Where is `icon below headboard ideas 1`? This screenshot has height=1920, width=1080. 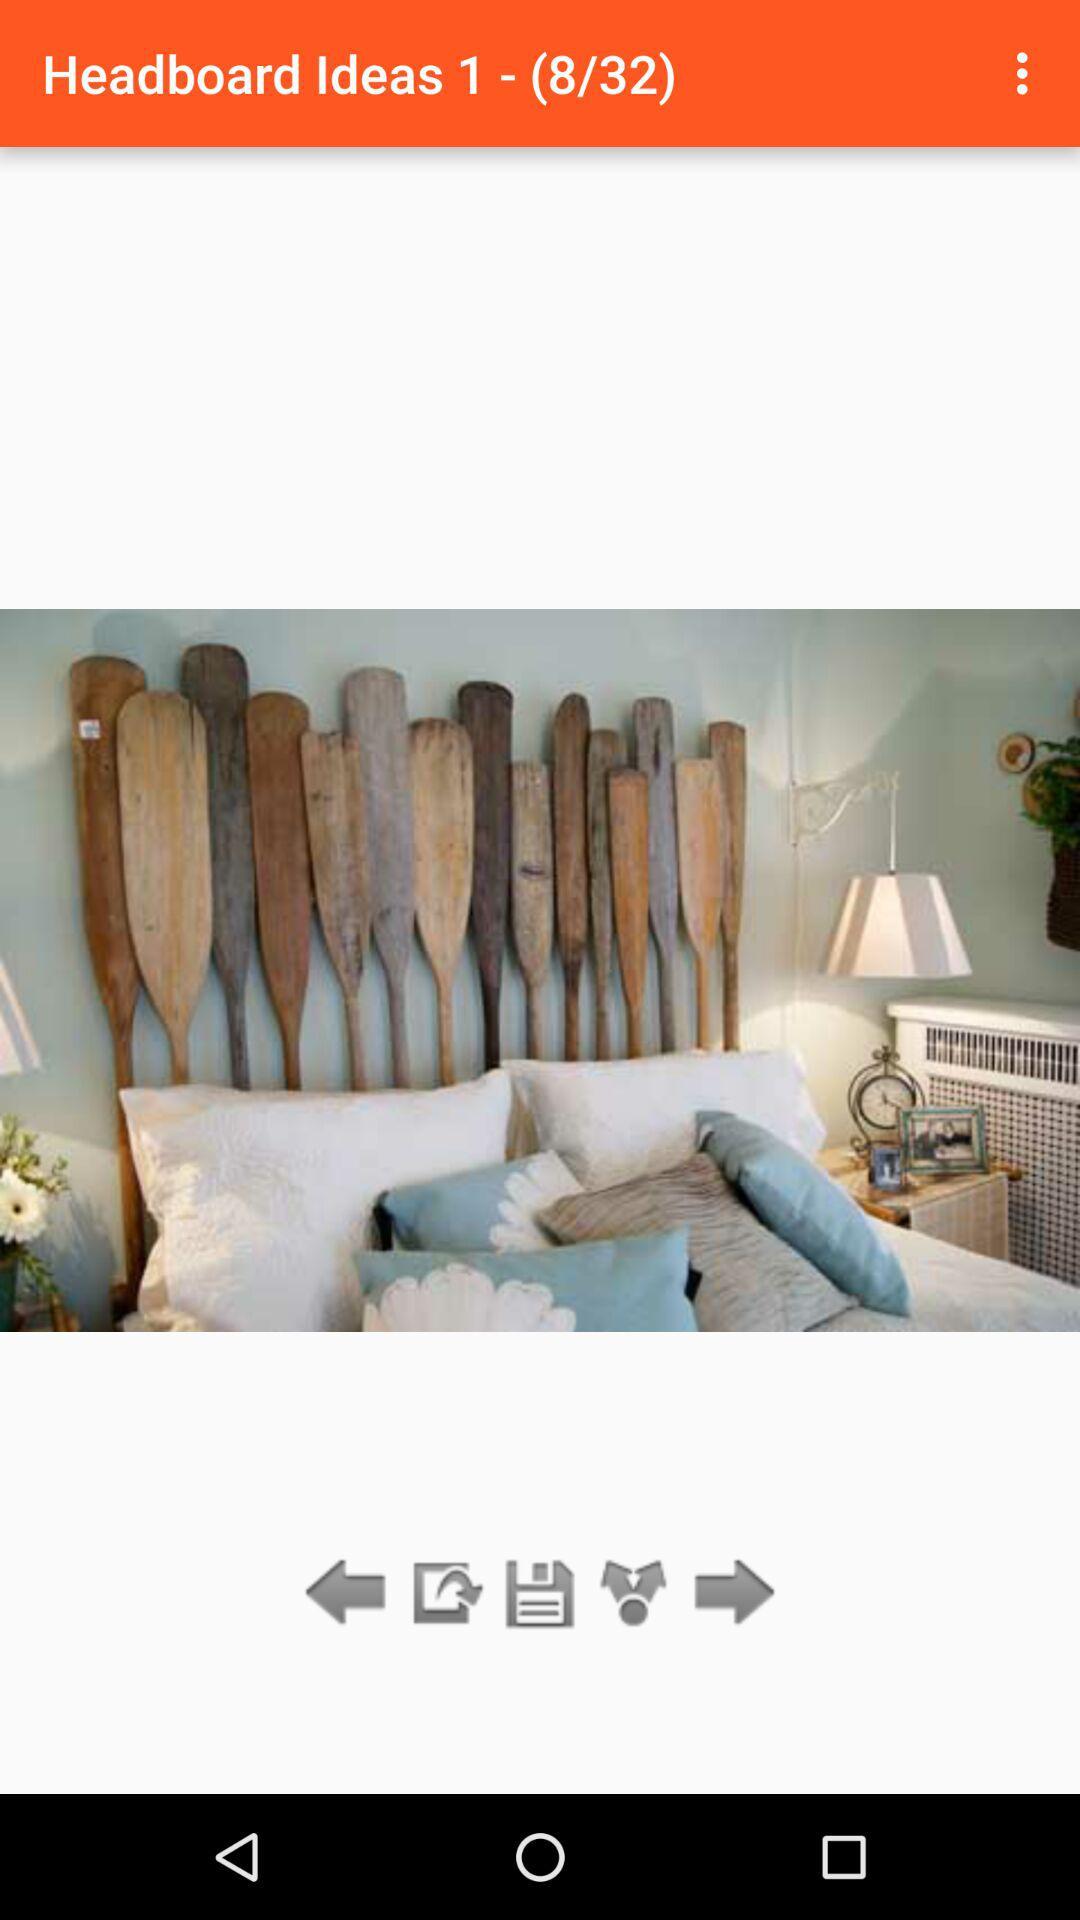
icon below headboard ideas 1 is located at coordinates (729, 1593).